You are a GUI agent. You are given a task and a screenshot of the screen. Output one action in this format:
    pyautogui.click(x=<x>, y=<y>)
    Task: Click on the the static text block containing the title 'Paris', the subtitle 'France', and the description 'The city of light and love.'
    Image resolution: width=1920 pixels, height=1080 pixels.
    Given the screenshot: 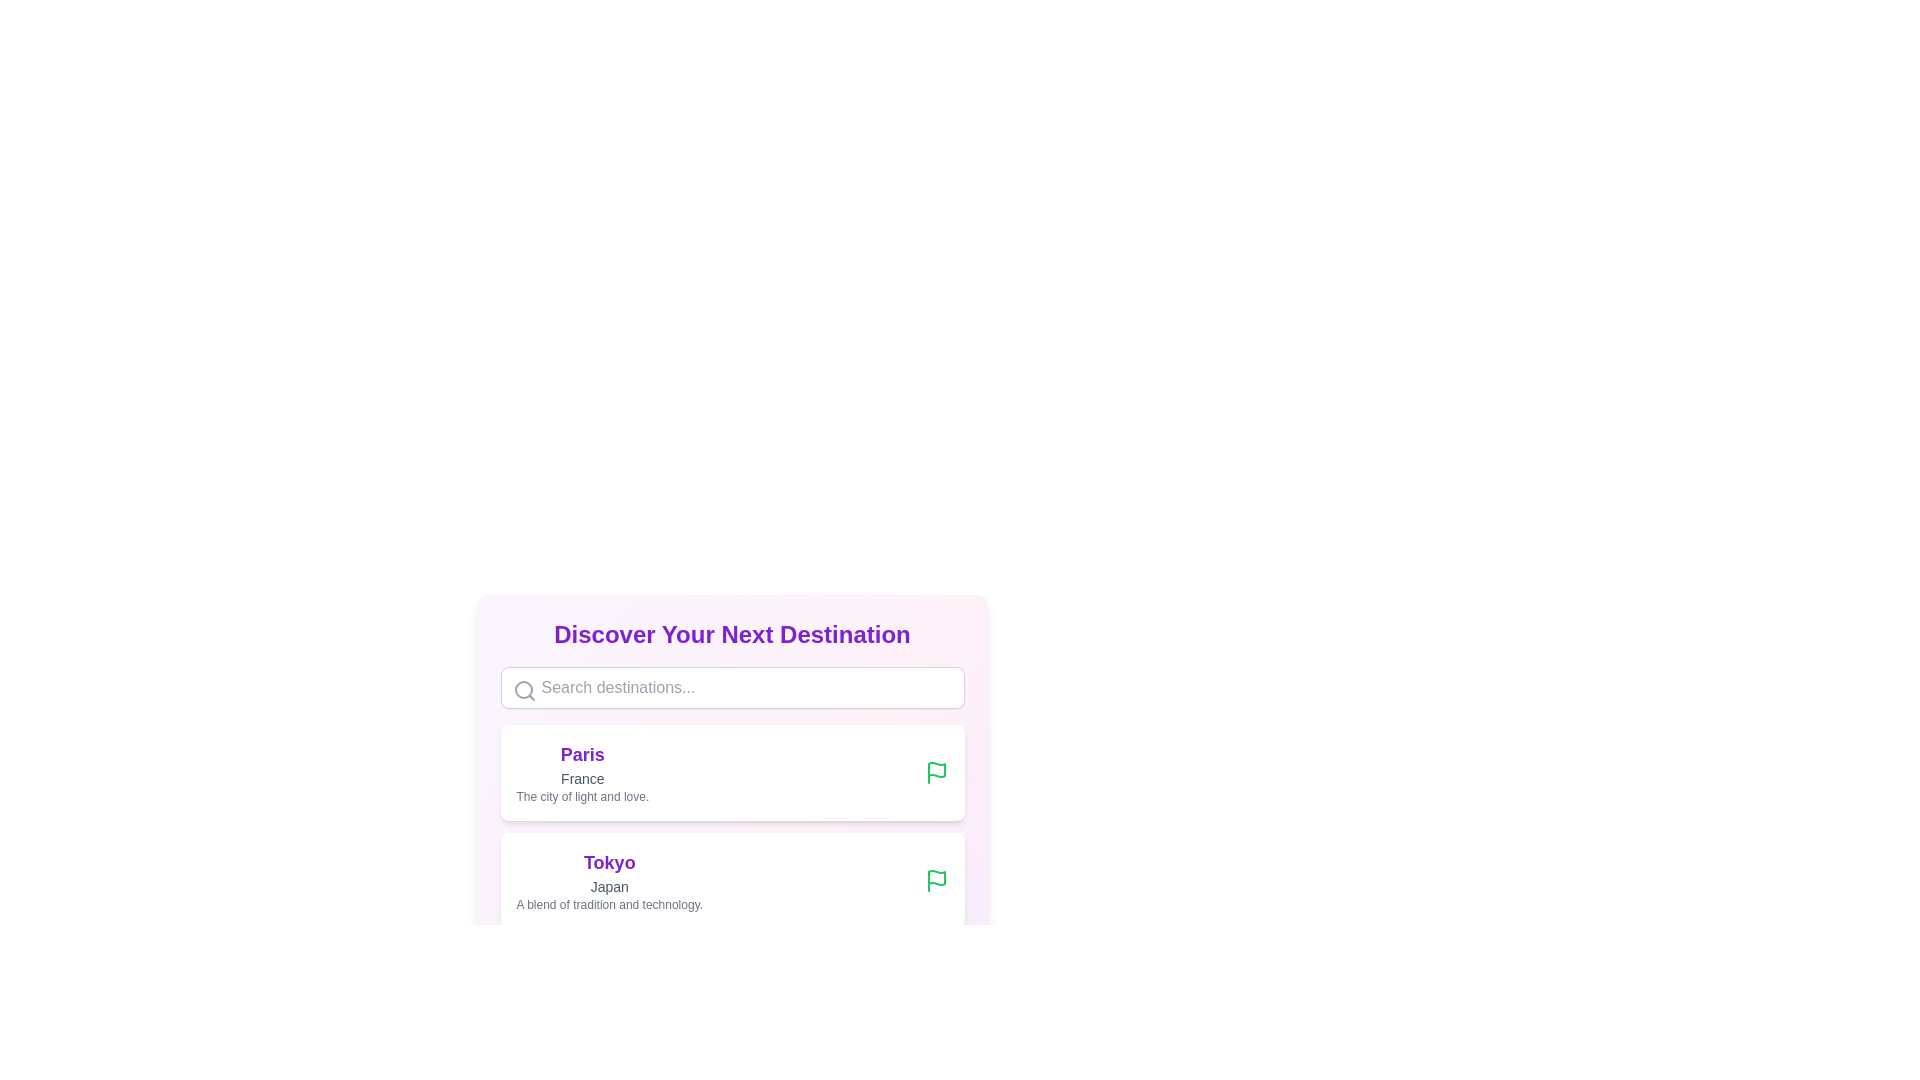 What is the action you would take?
    pyautogui.click(x=581, y=771)
    